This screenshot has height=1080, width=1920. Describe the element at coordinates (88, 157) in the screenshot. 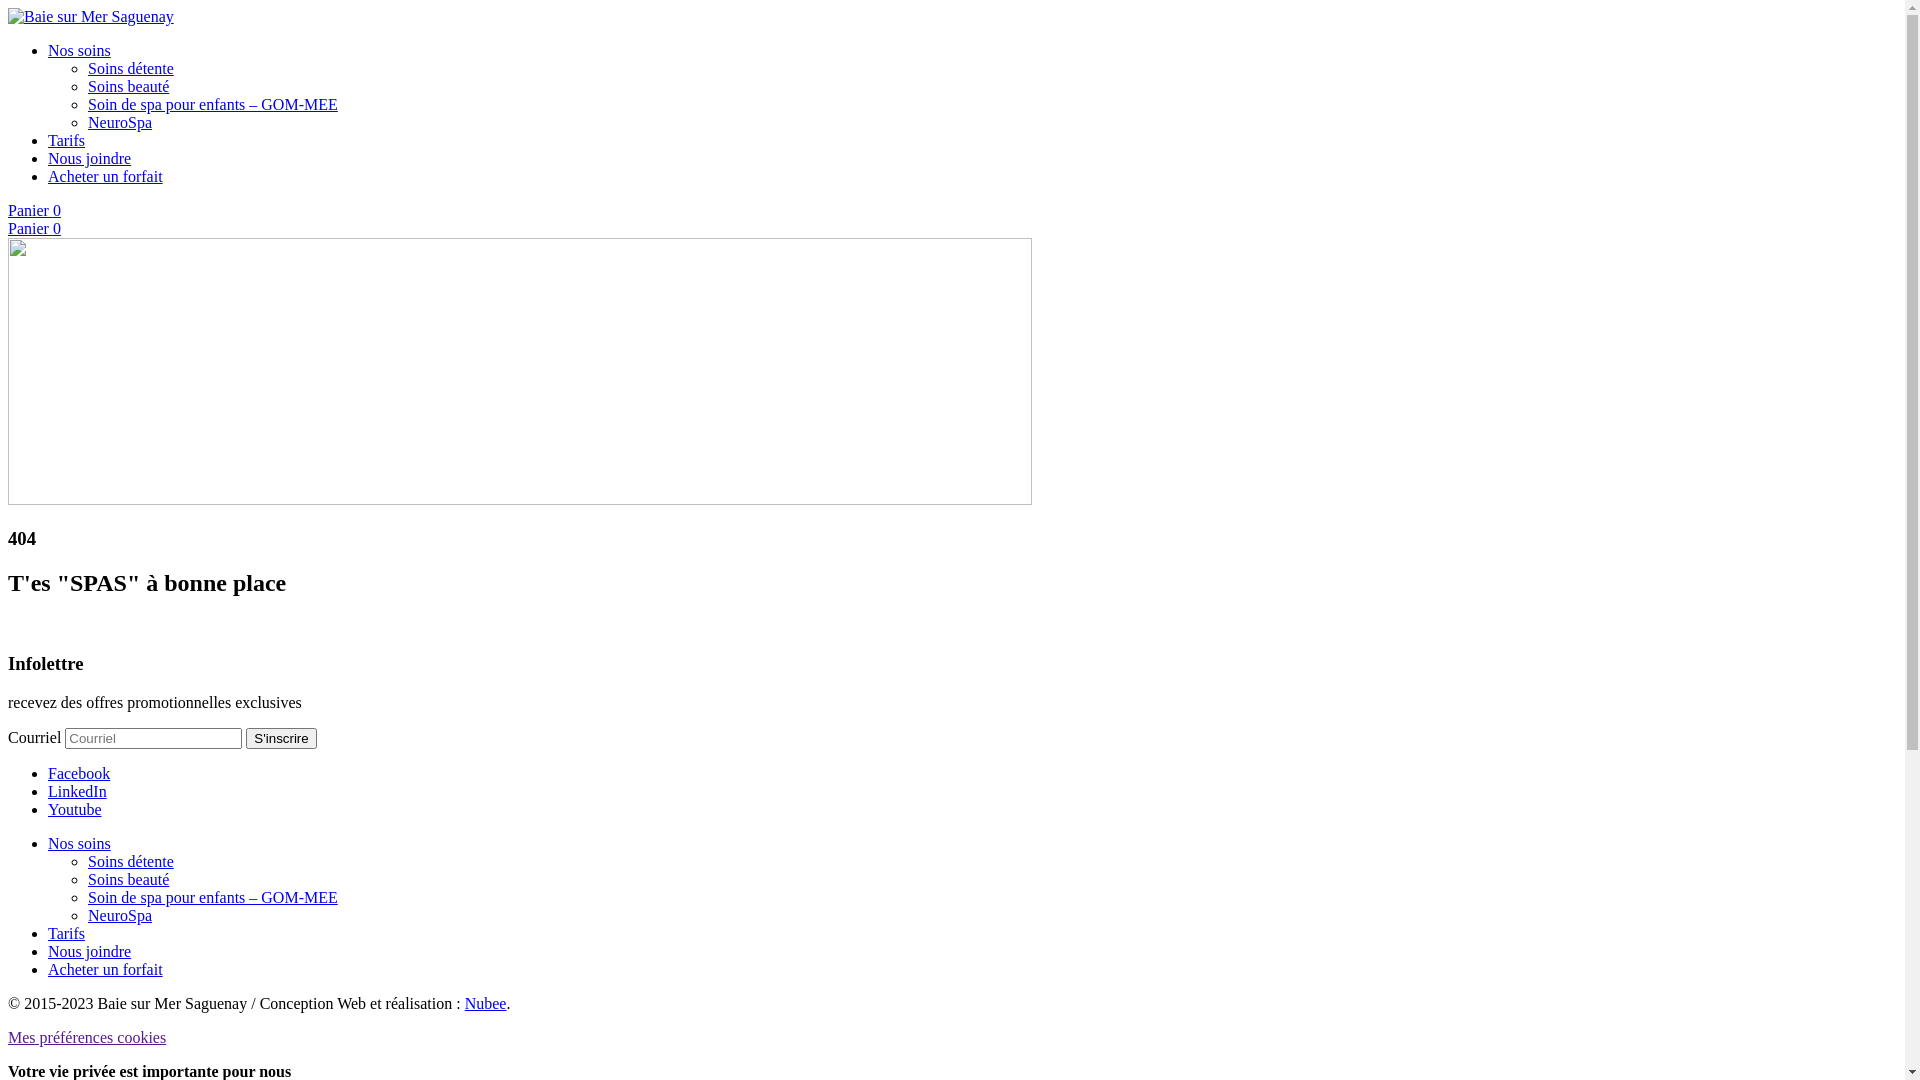

I see `'Nous joindre'` at that location.